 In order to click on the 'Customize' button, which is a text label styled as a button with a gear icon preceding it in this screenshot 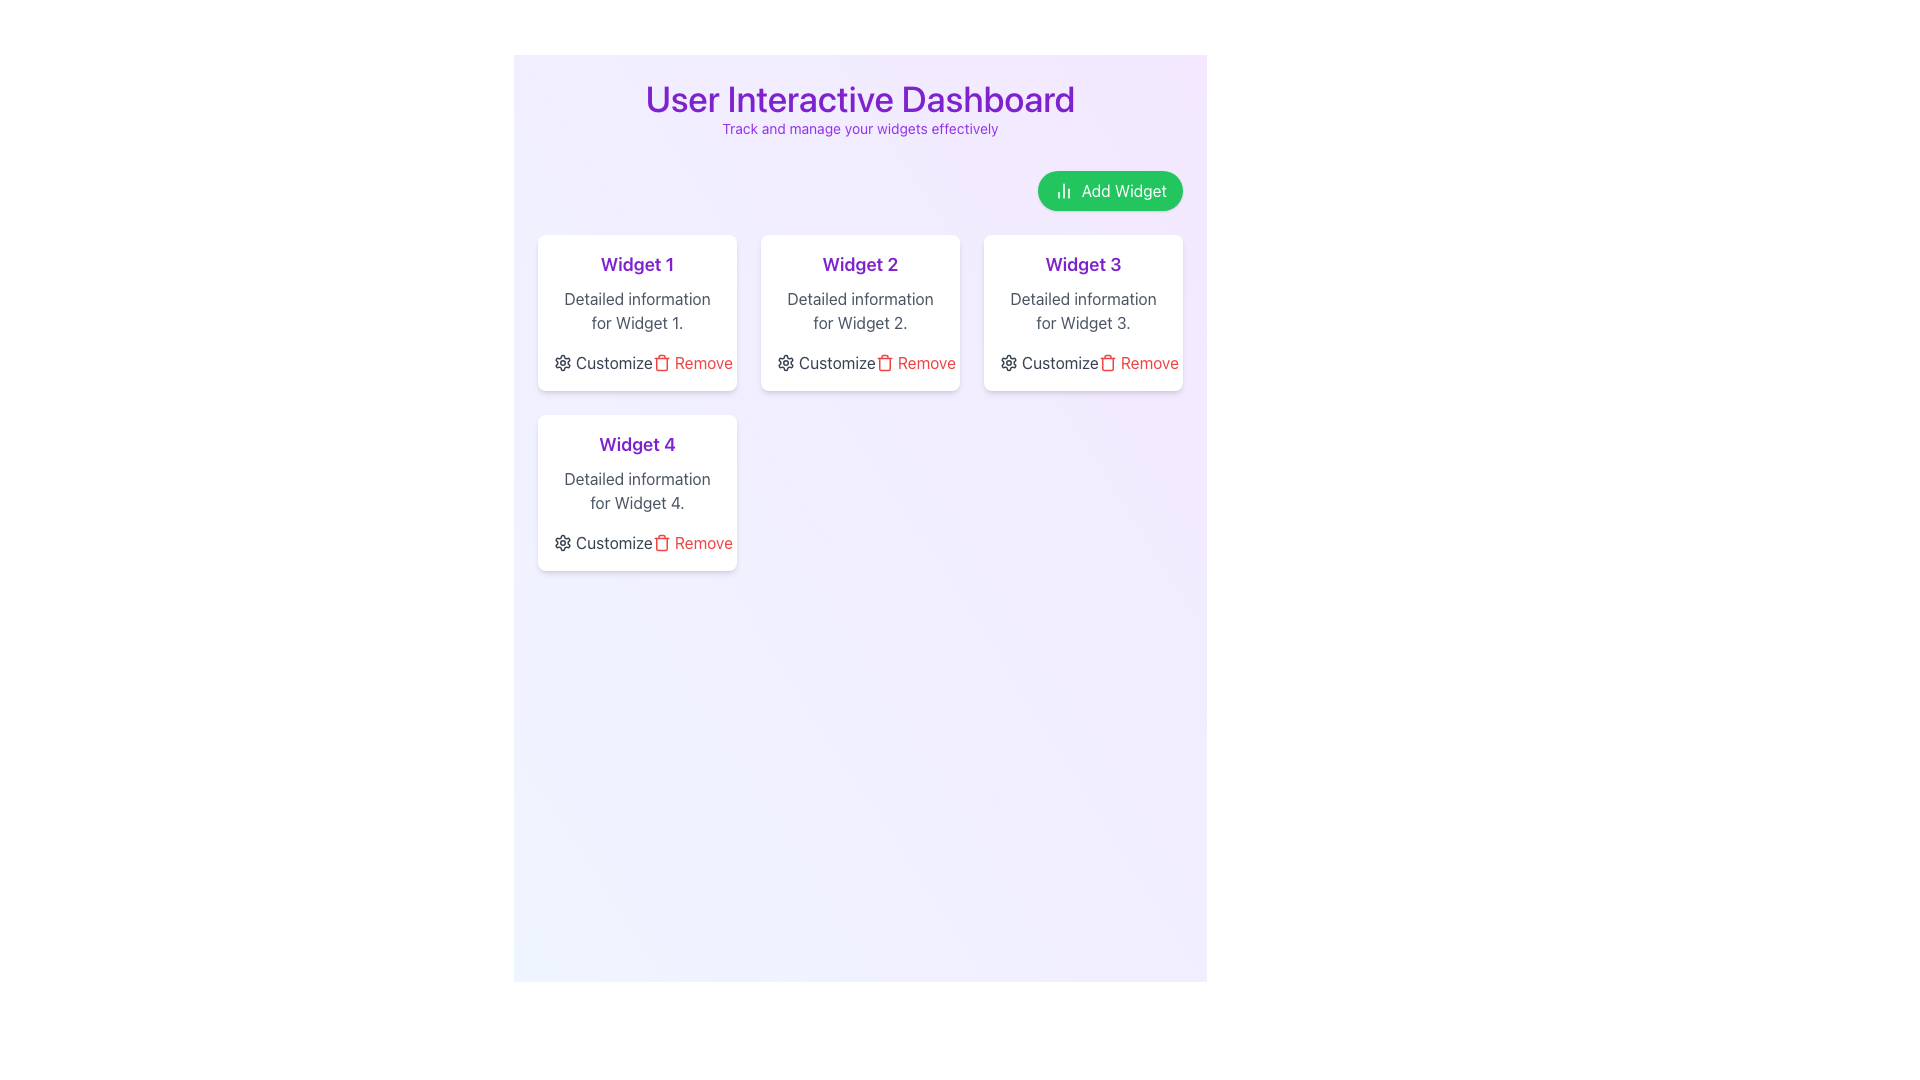, I will do `click(602, 362)`.